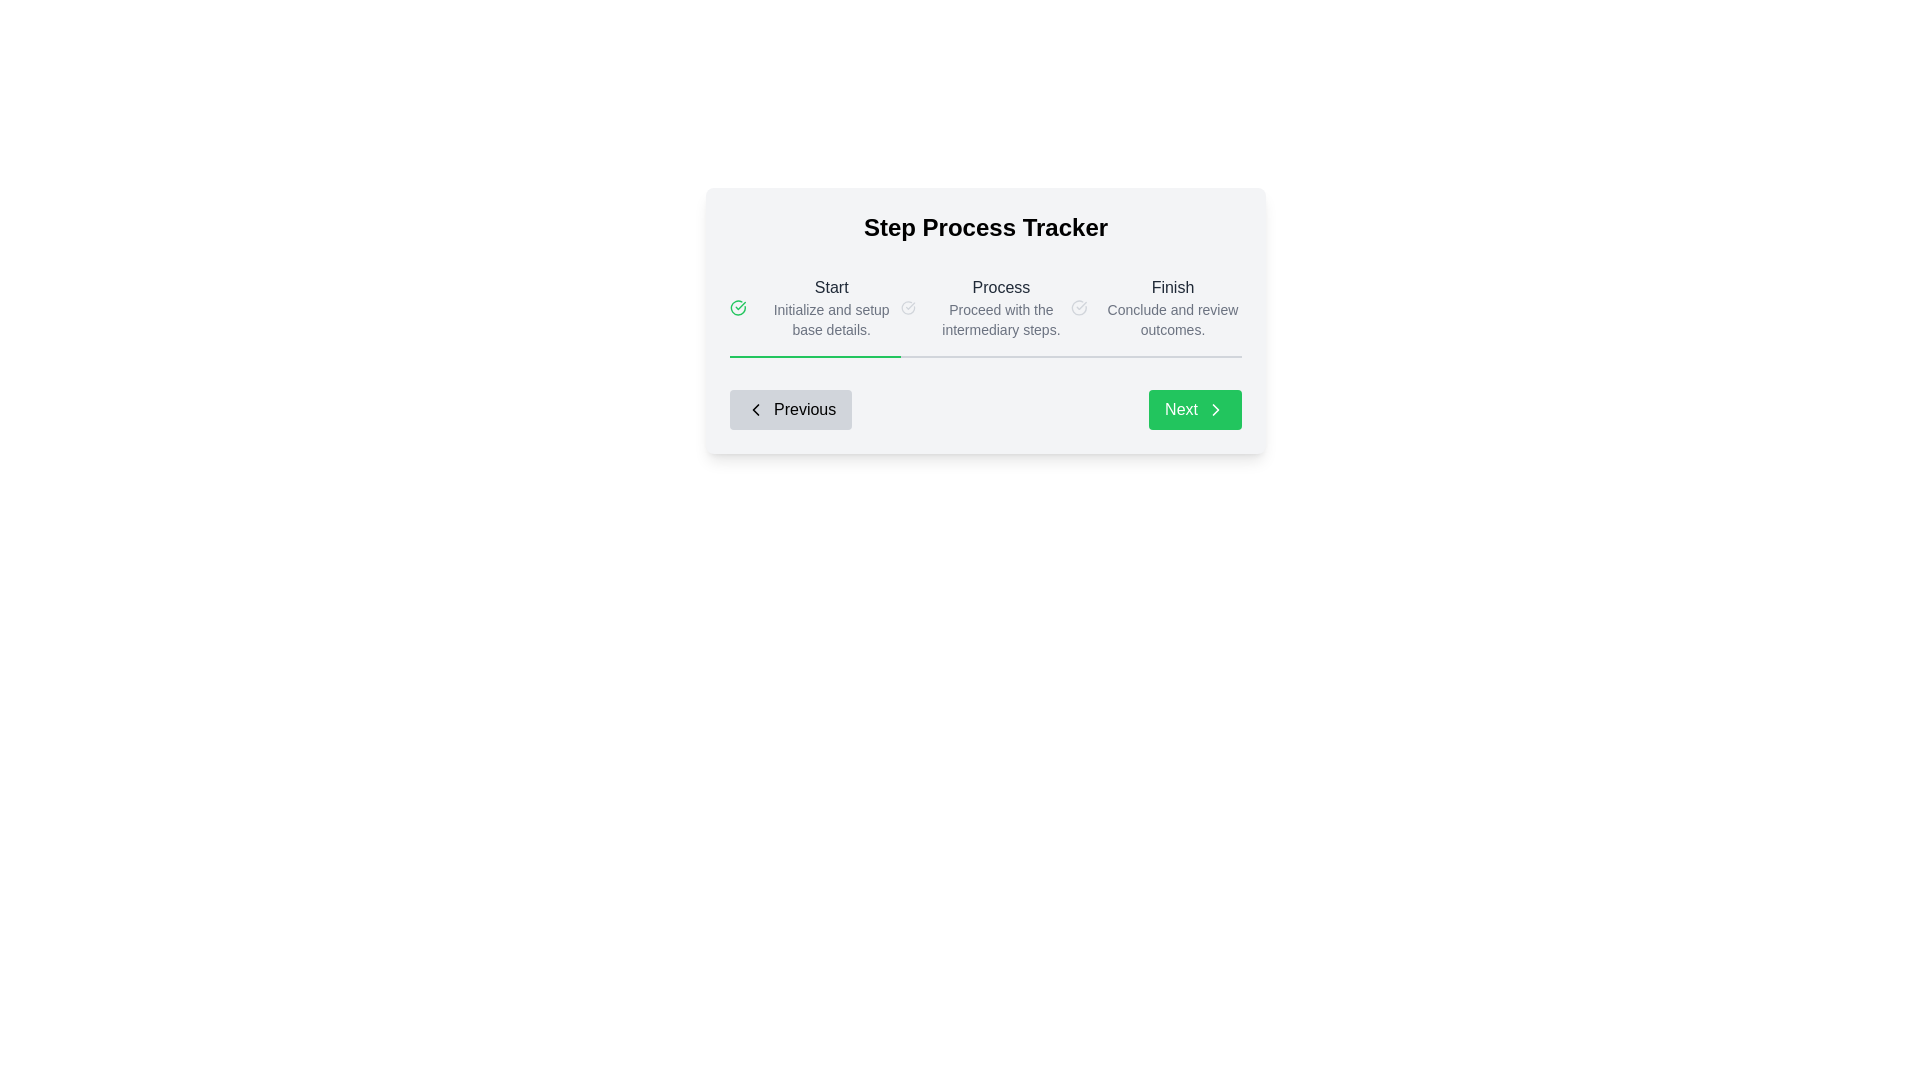 The image size is (1920, 1080). I want to click on descriptive text label providing additional information about the 'Finish' step in the progress tracker, located below the 'Finish' header, so click(1172, 319).